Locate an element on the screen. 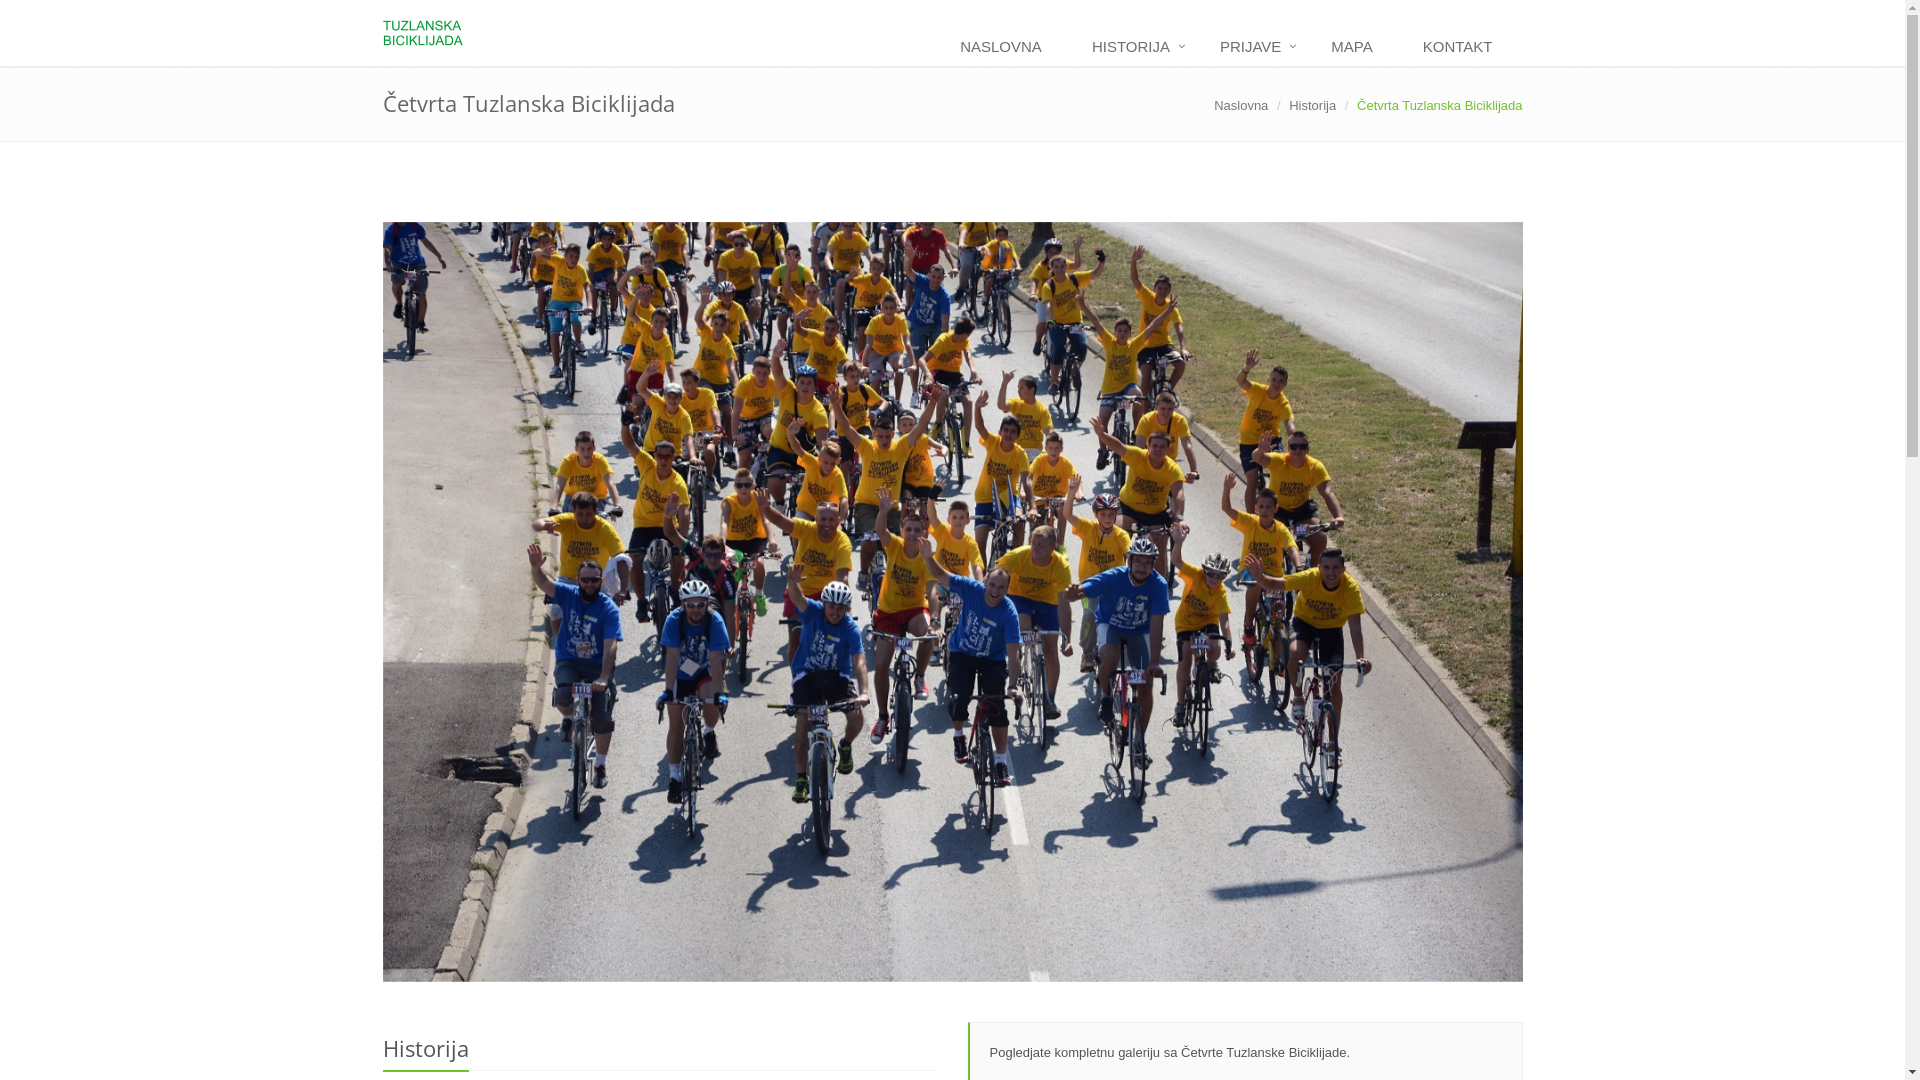 Image resolution: width=1920 pixels, height=1080 pixels. 'Naslovna' is located at coordinates (1213, 105).